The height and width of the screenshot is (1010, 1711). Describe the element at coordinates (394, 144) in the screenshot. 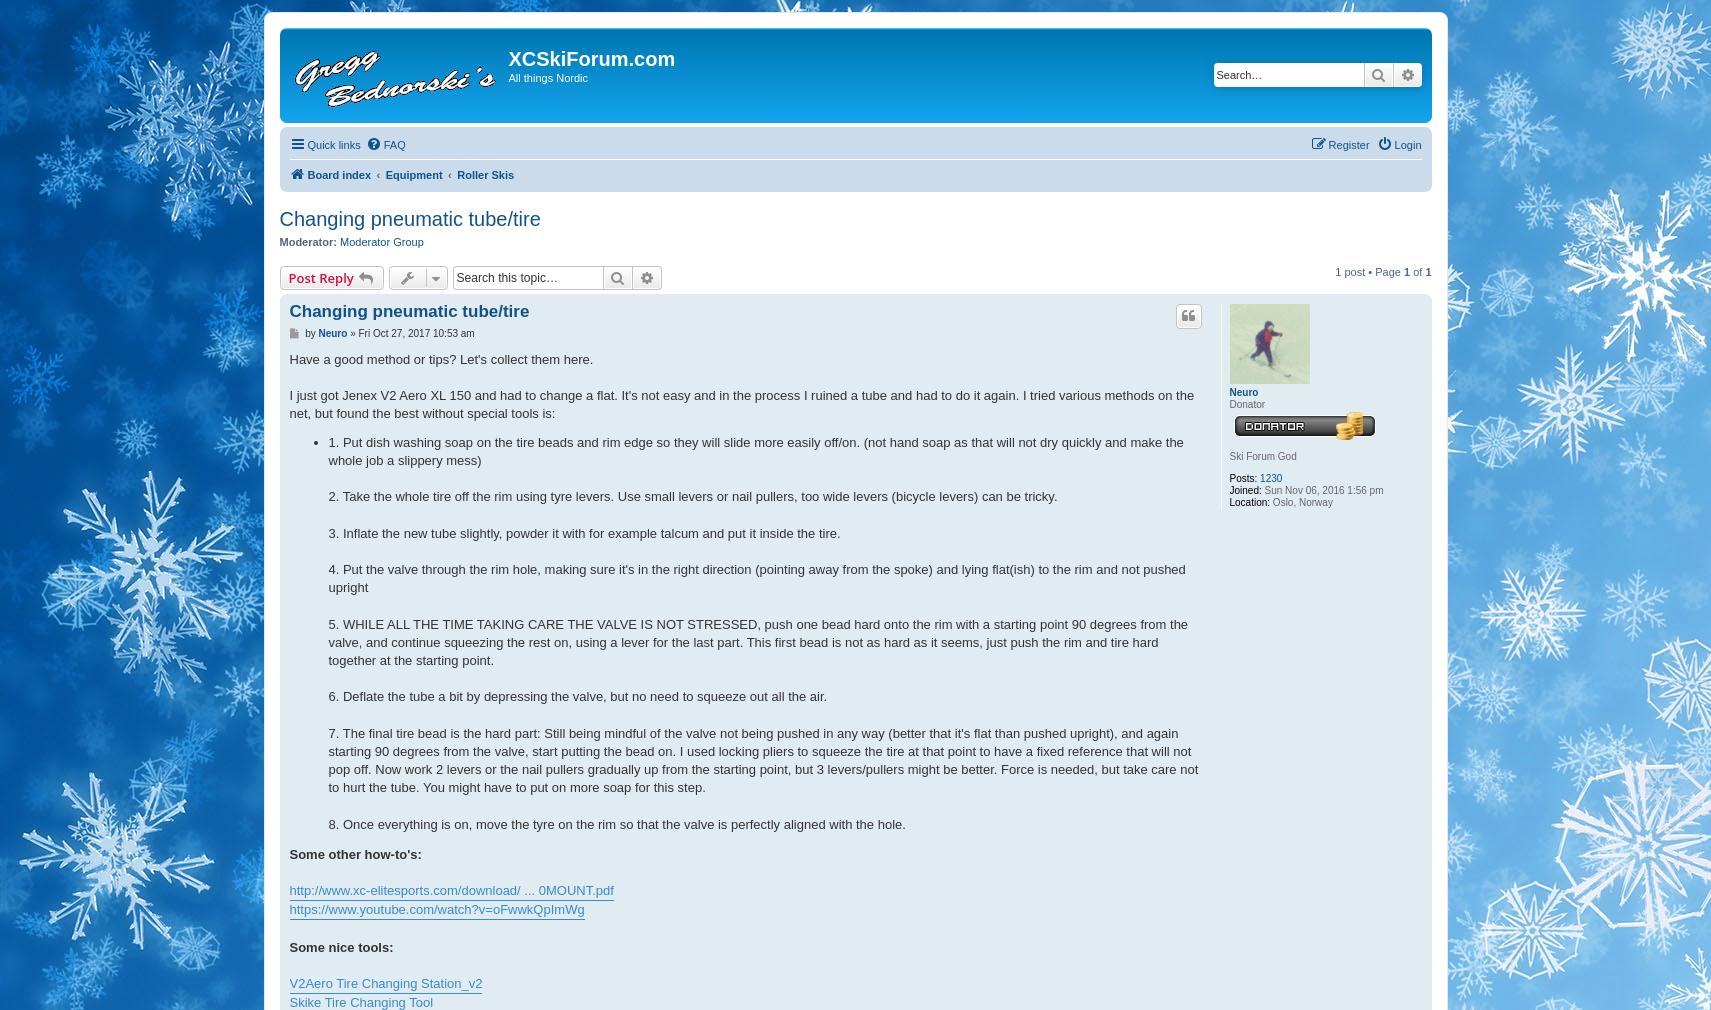

I see `'FAQ'` at that location.